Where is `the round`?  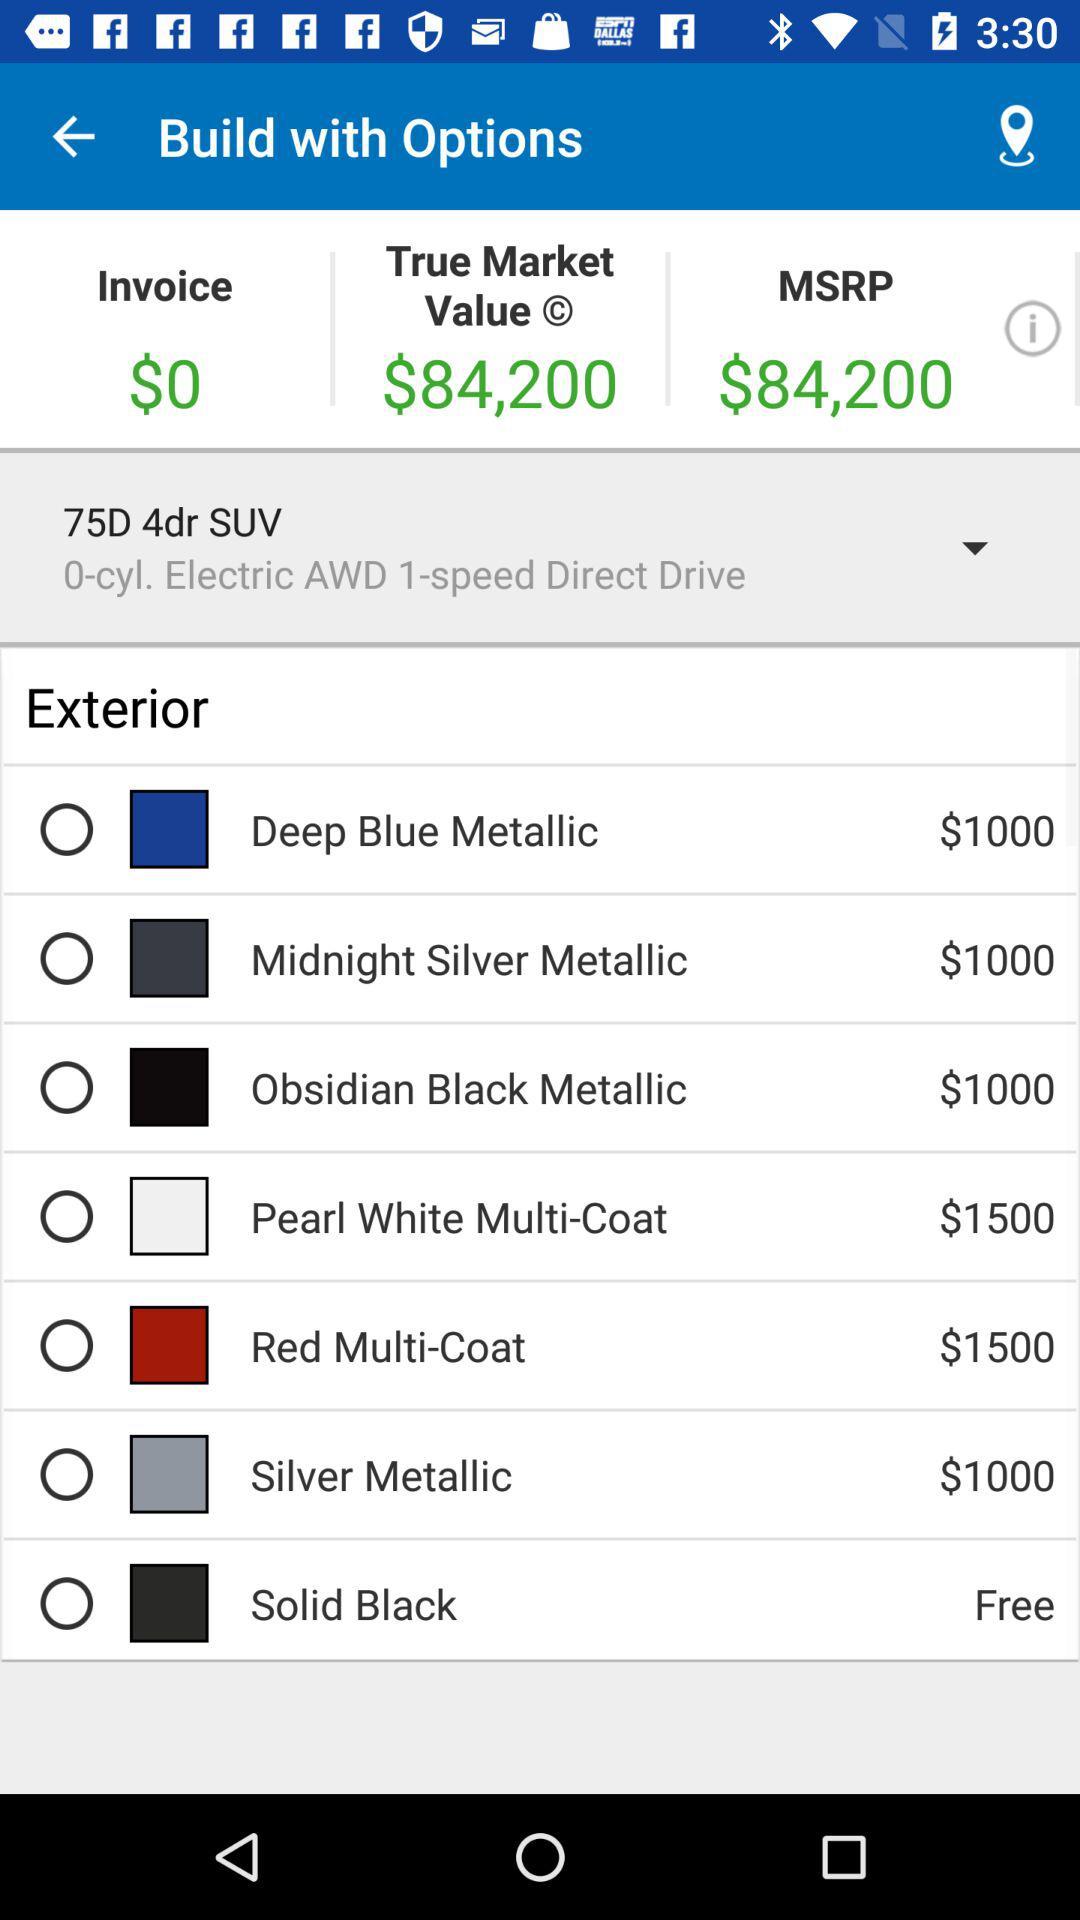 the round is located at coordinates (65, 1345).